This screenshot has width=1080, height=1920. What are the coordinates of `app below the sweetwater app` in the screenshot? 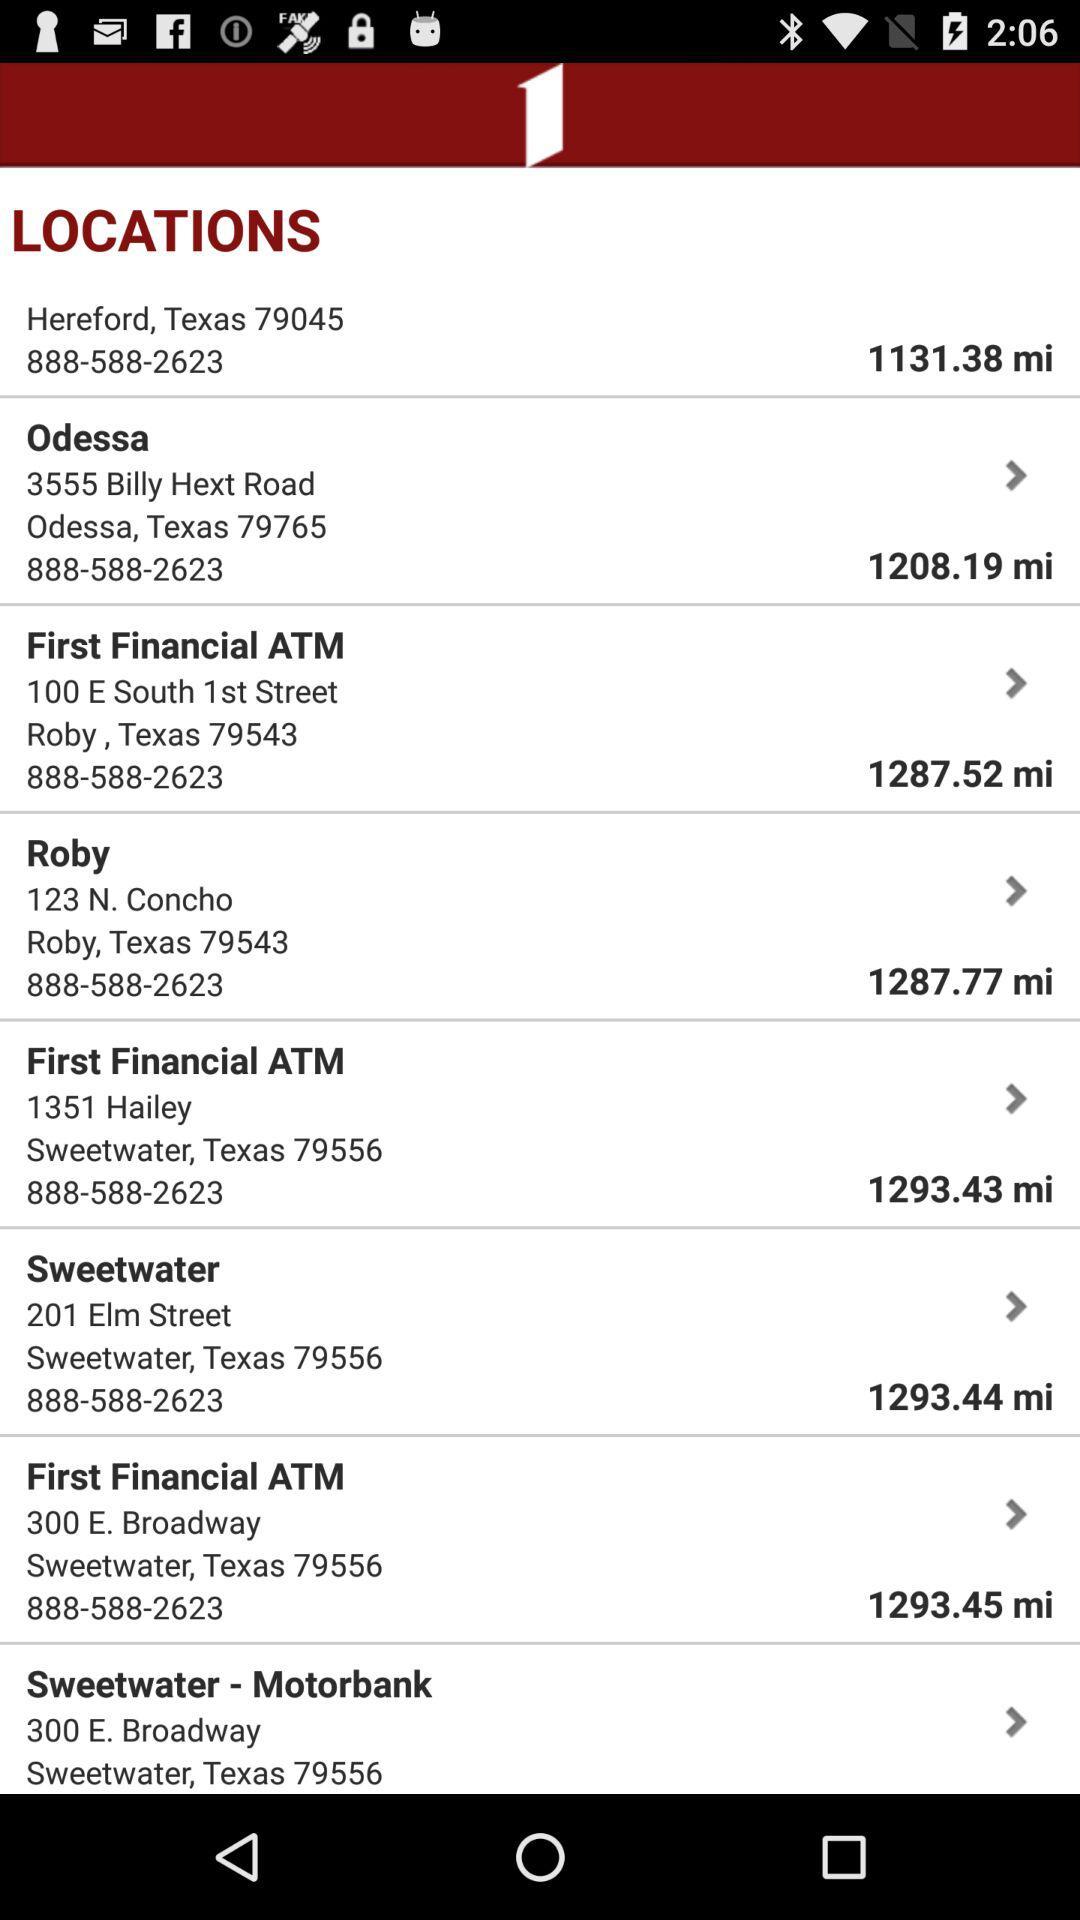 It's located at (128, 1313).